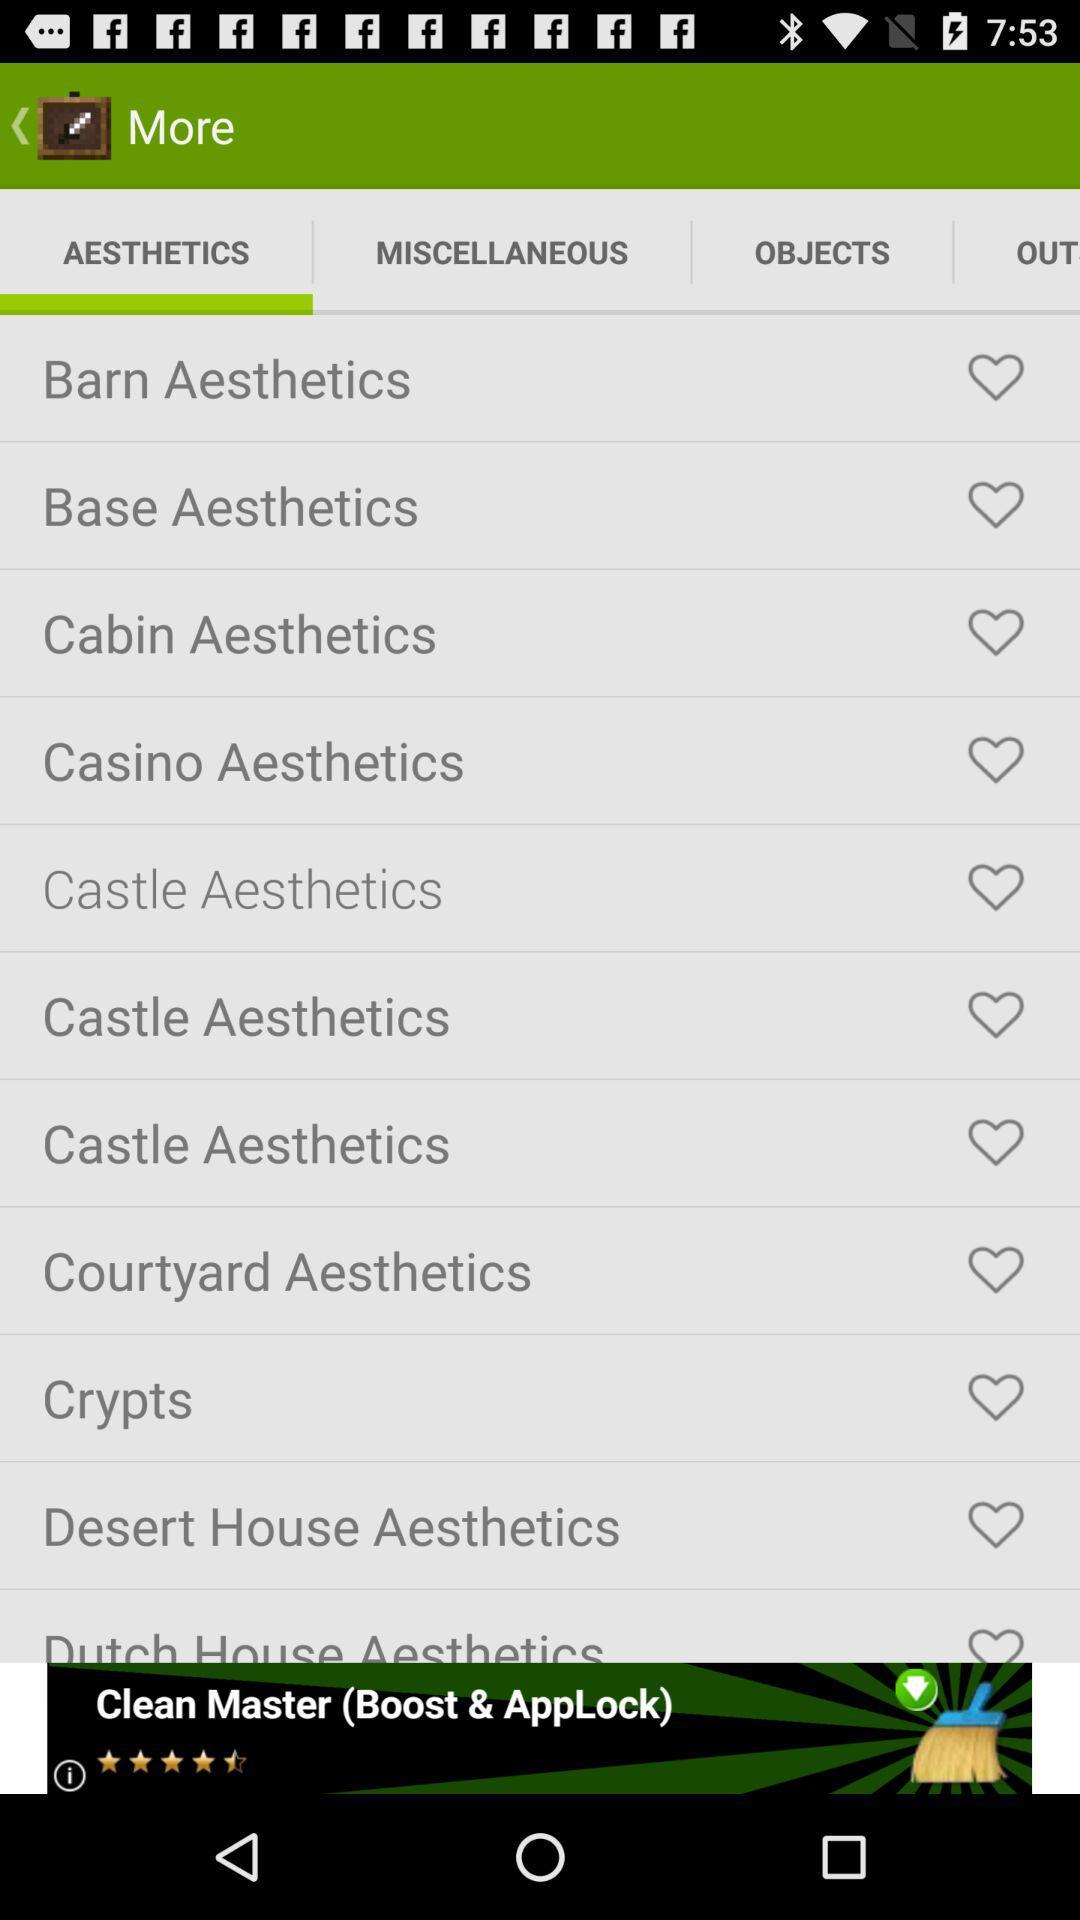 This screenshot has height=1920, width=1080. I want to click on favorite, so click(995, 1015).